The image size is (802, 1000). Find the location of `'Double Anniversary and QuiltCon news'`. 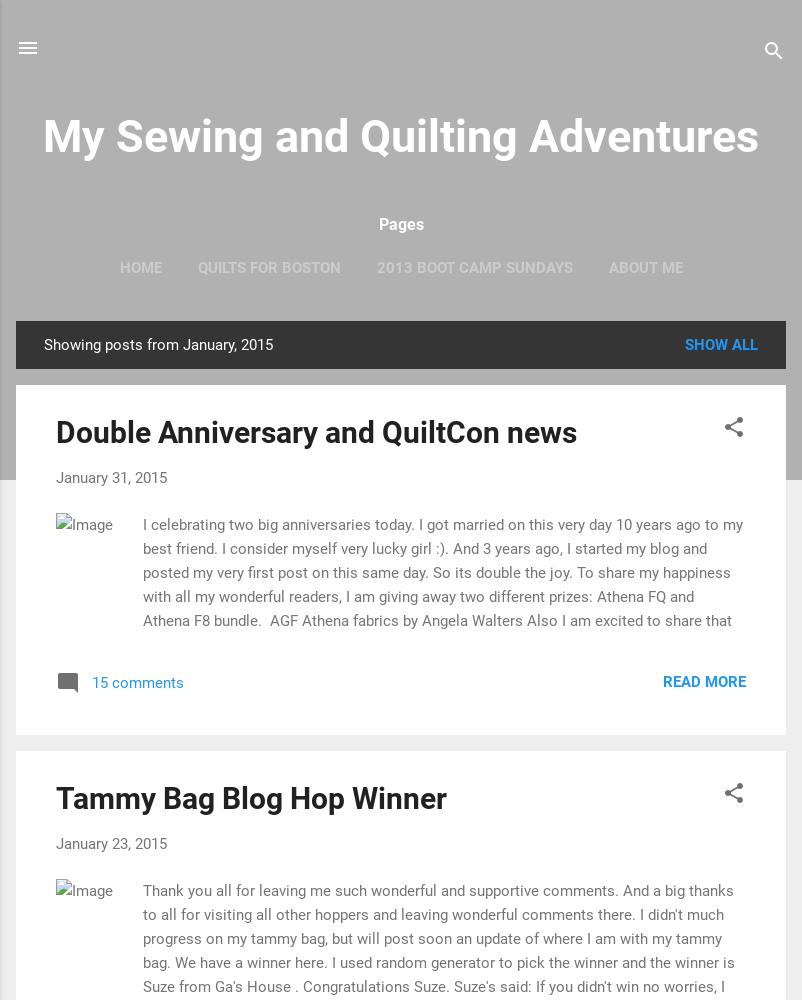

'Double Anniversary and QuiltCon news' is located at coordinates (315, 432).